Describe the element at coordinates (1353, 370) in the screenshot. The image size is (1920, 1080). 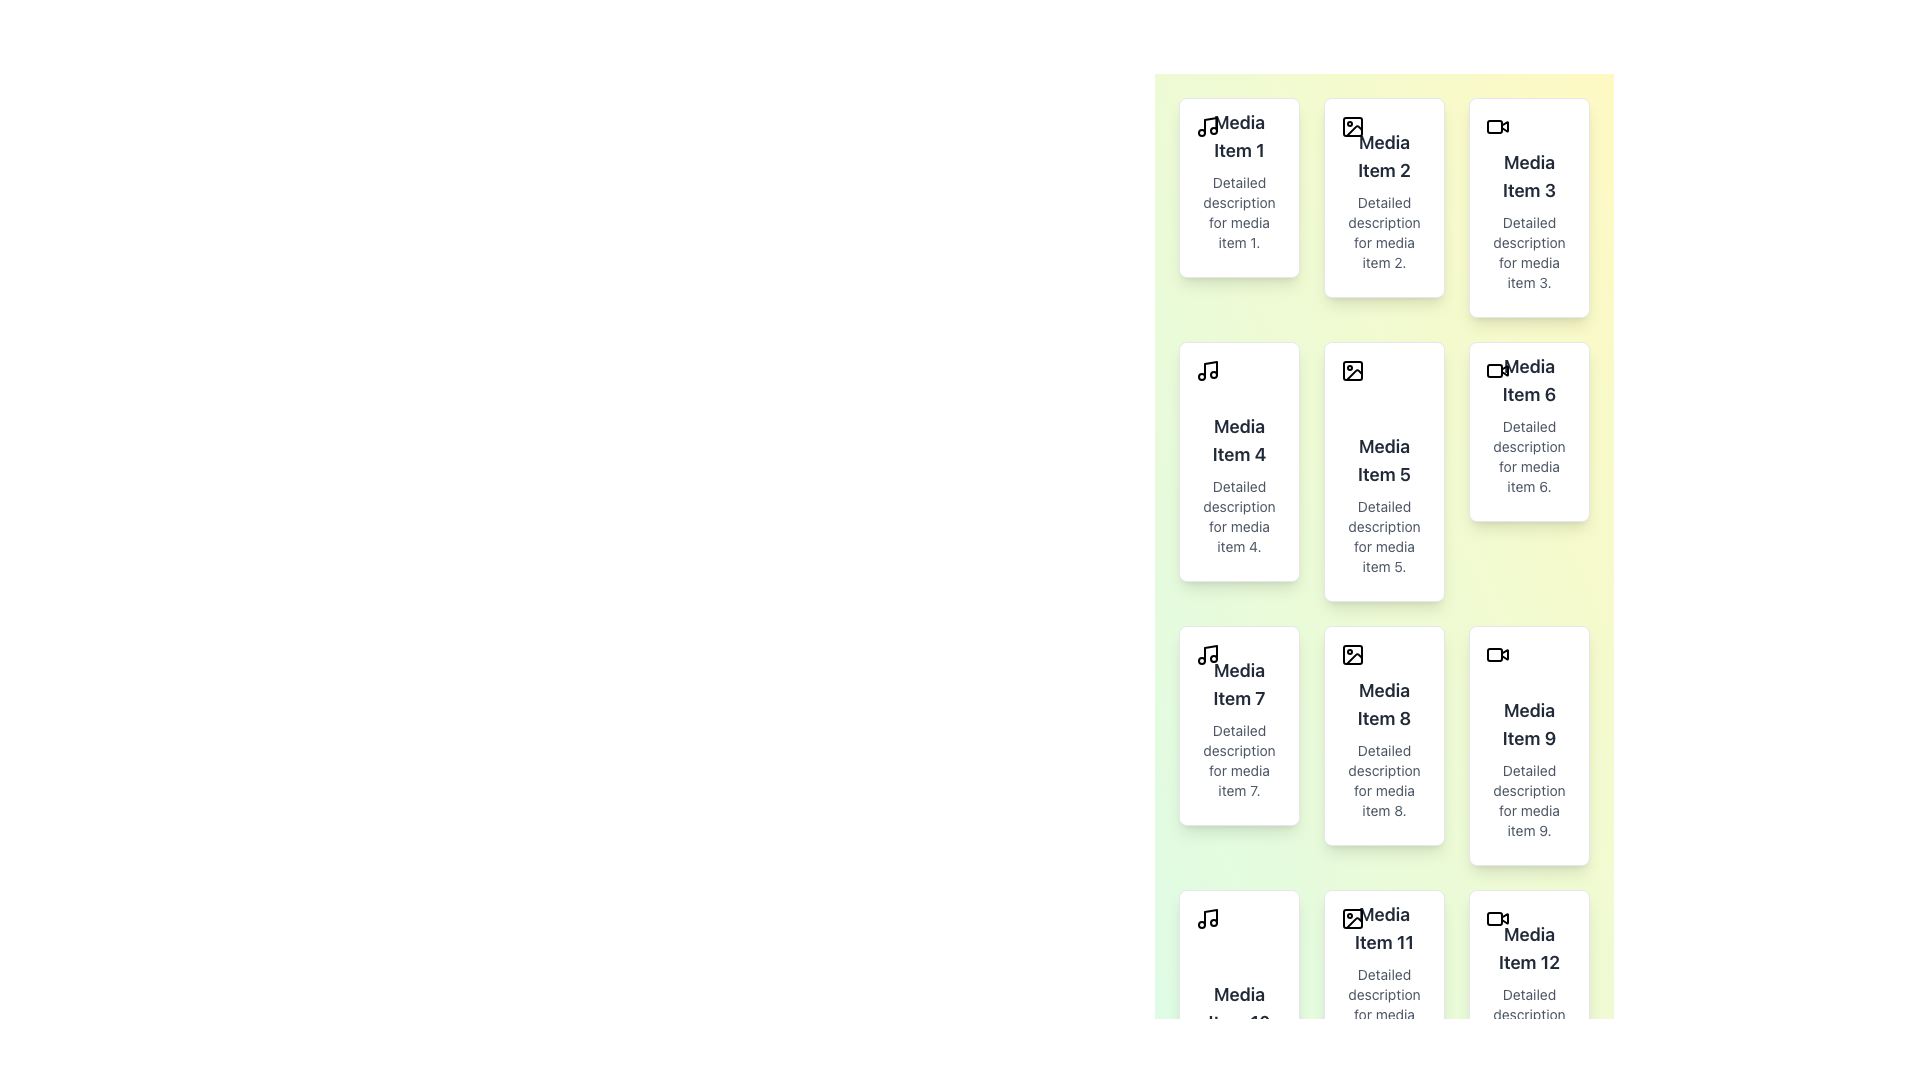
I see `the top-left SVG rectangle element within the 'Media Item 5' card, which is located in the second column and second row of the grid layout` at that location.